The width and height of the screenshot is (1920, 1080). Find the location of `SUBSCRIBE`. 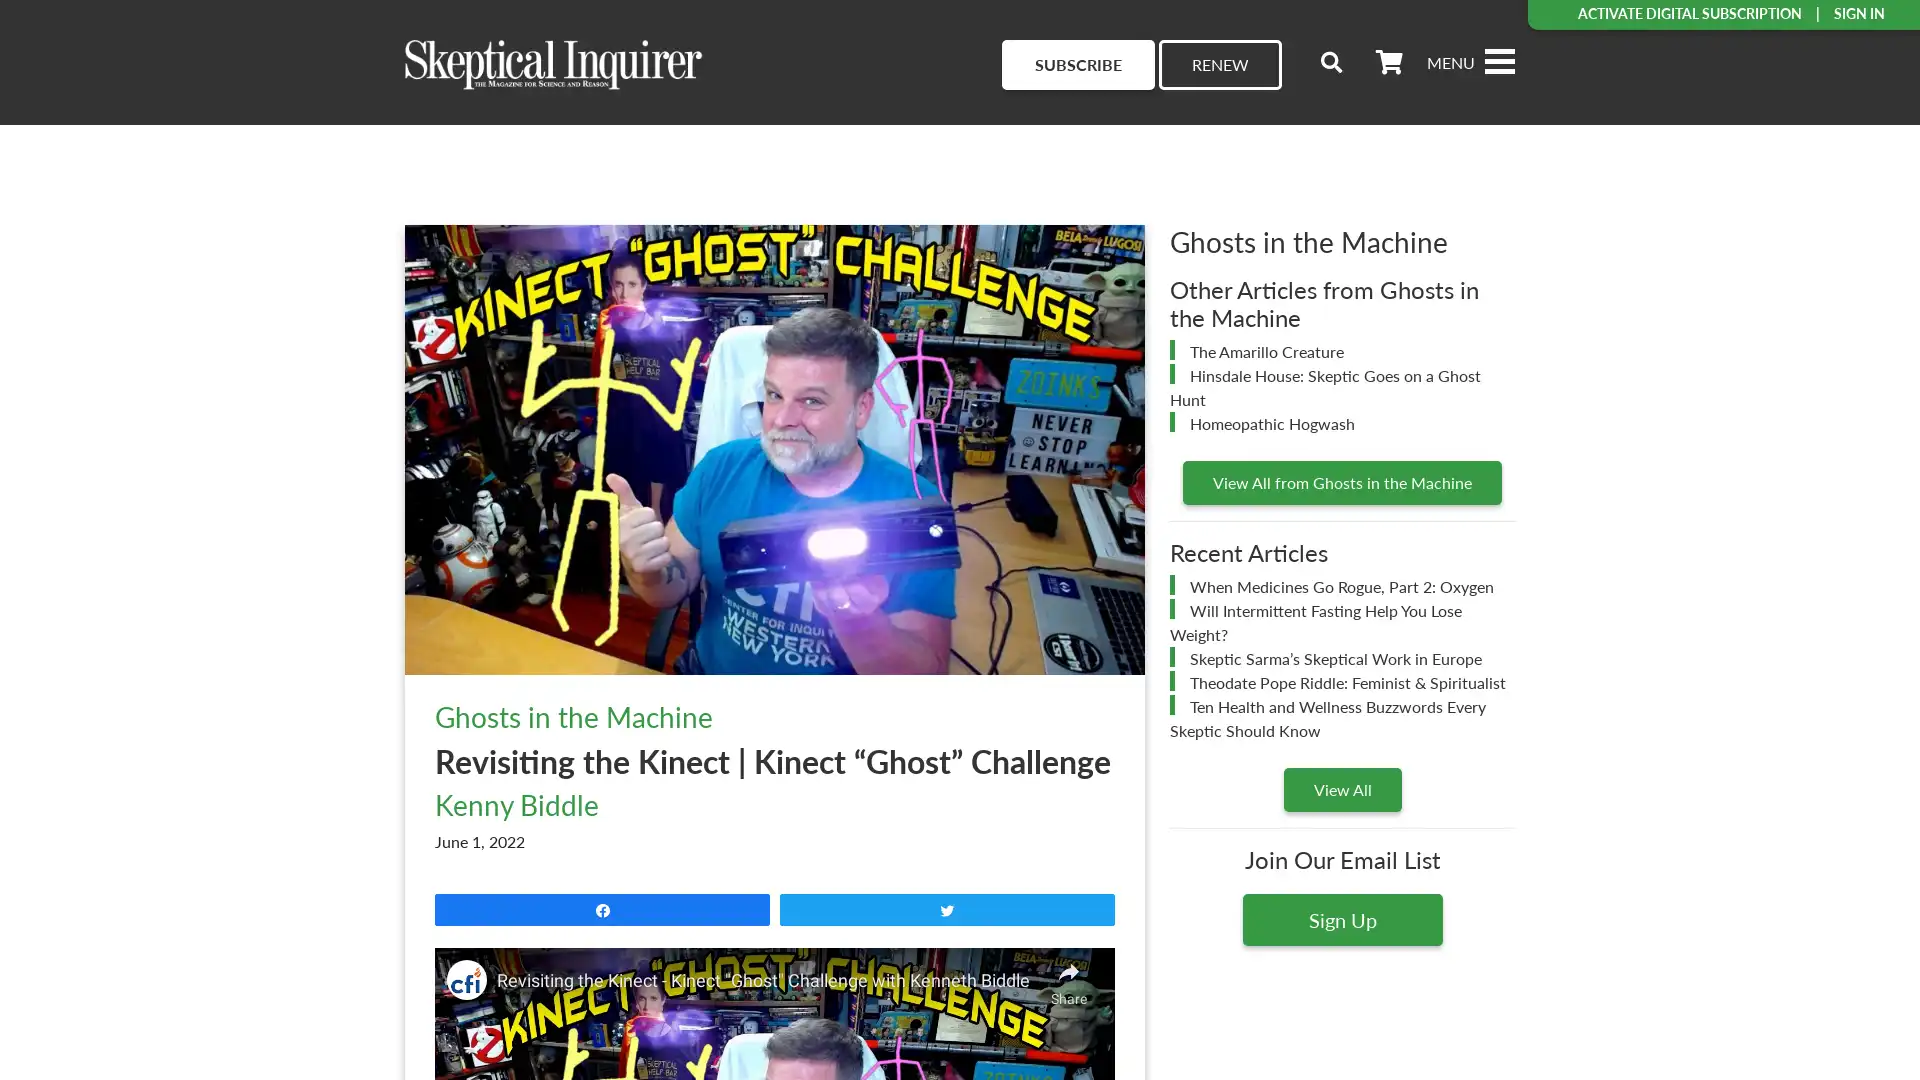

SUBSCRIBE is located at coordinates (1077, 64).